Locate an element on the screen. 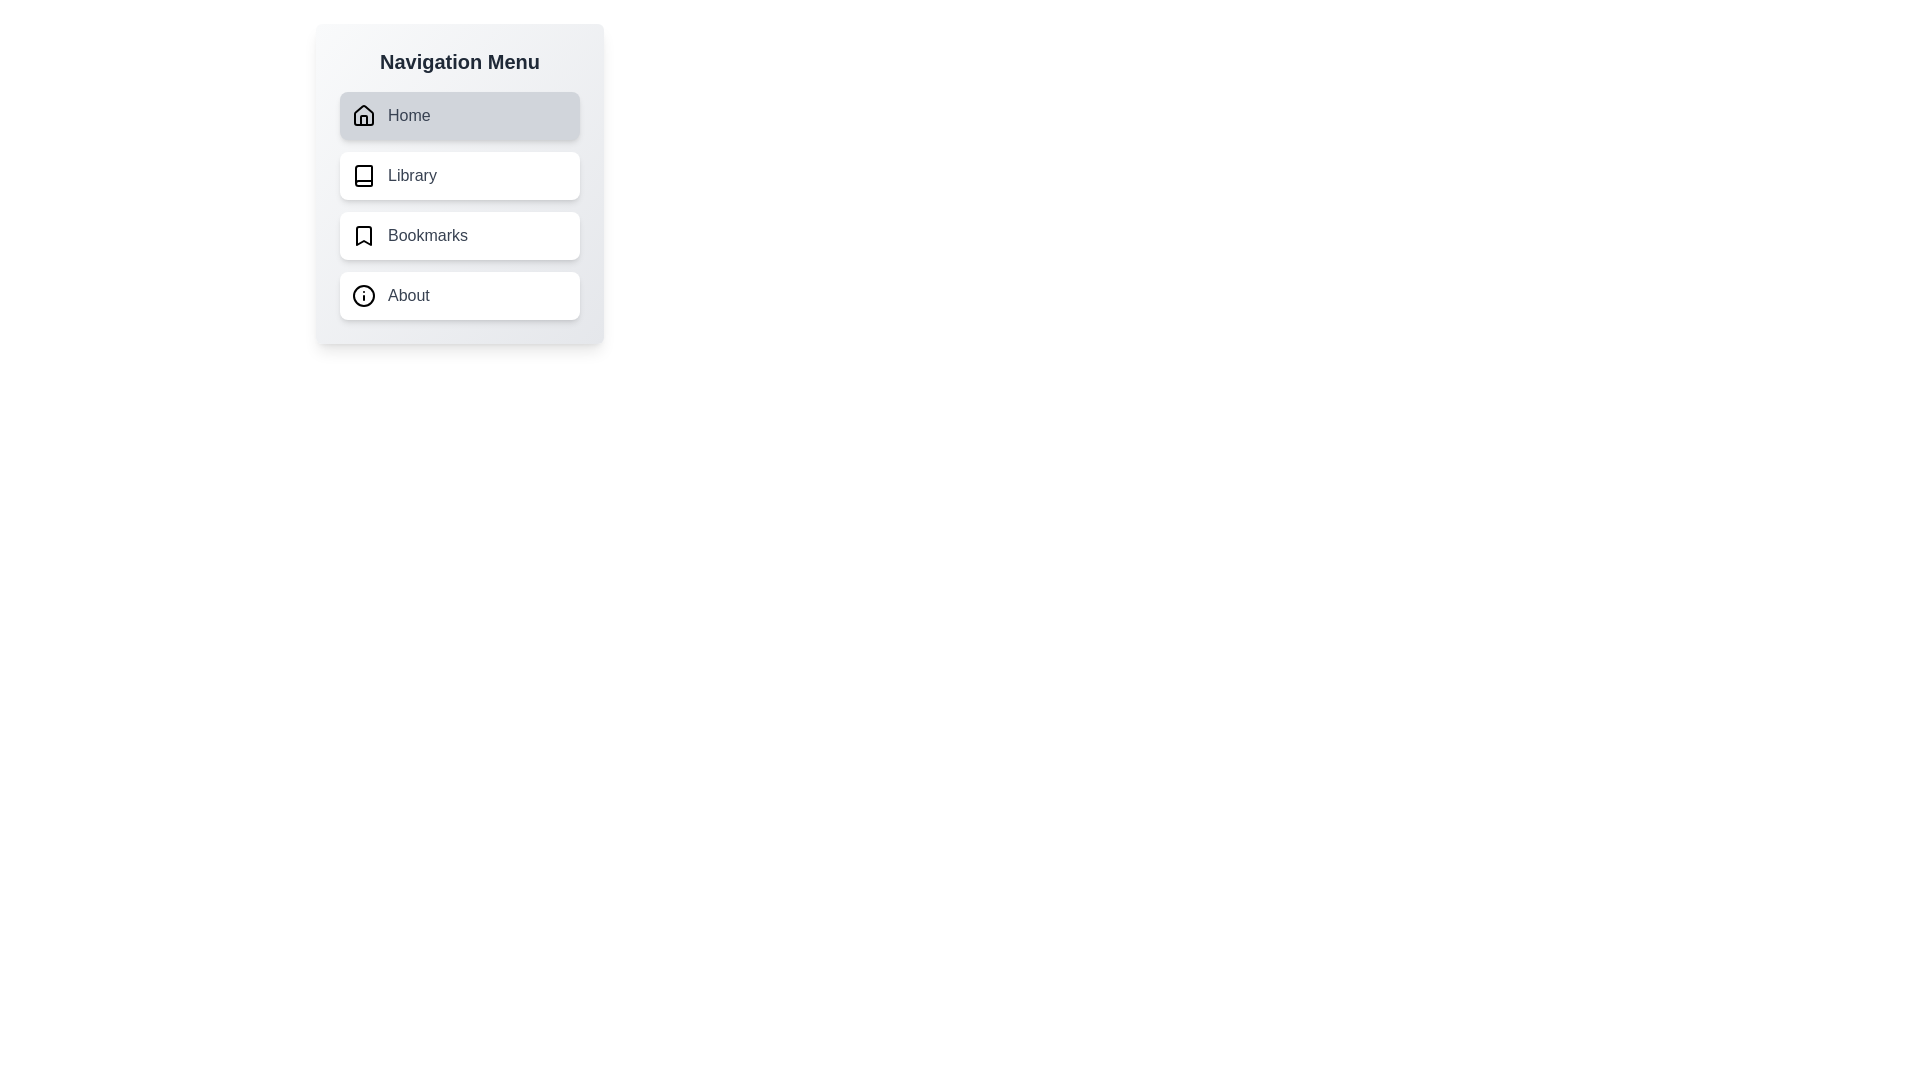  the menu item corresponding to Home is located at coordinates (459, 115).